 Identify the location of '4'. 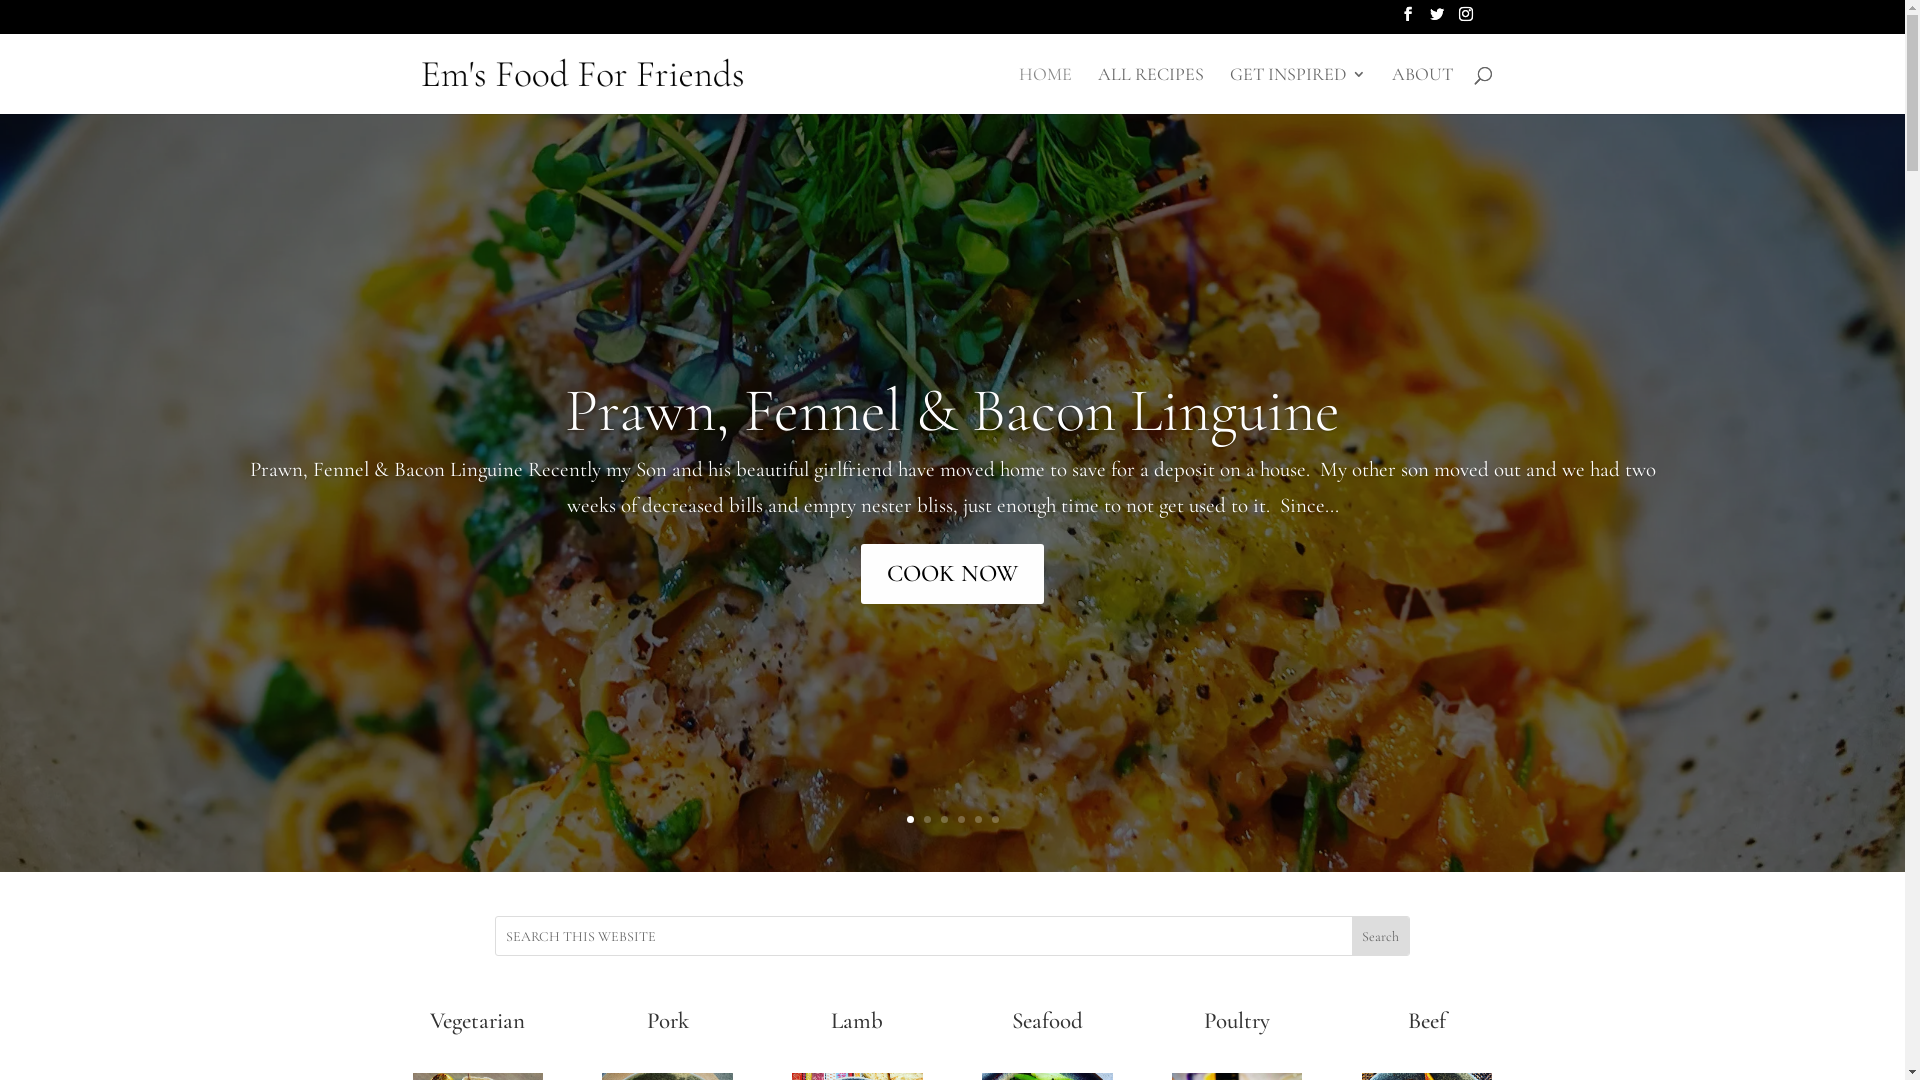
(961, 819).